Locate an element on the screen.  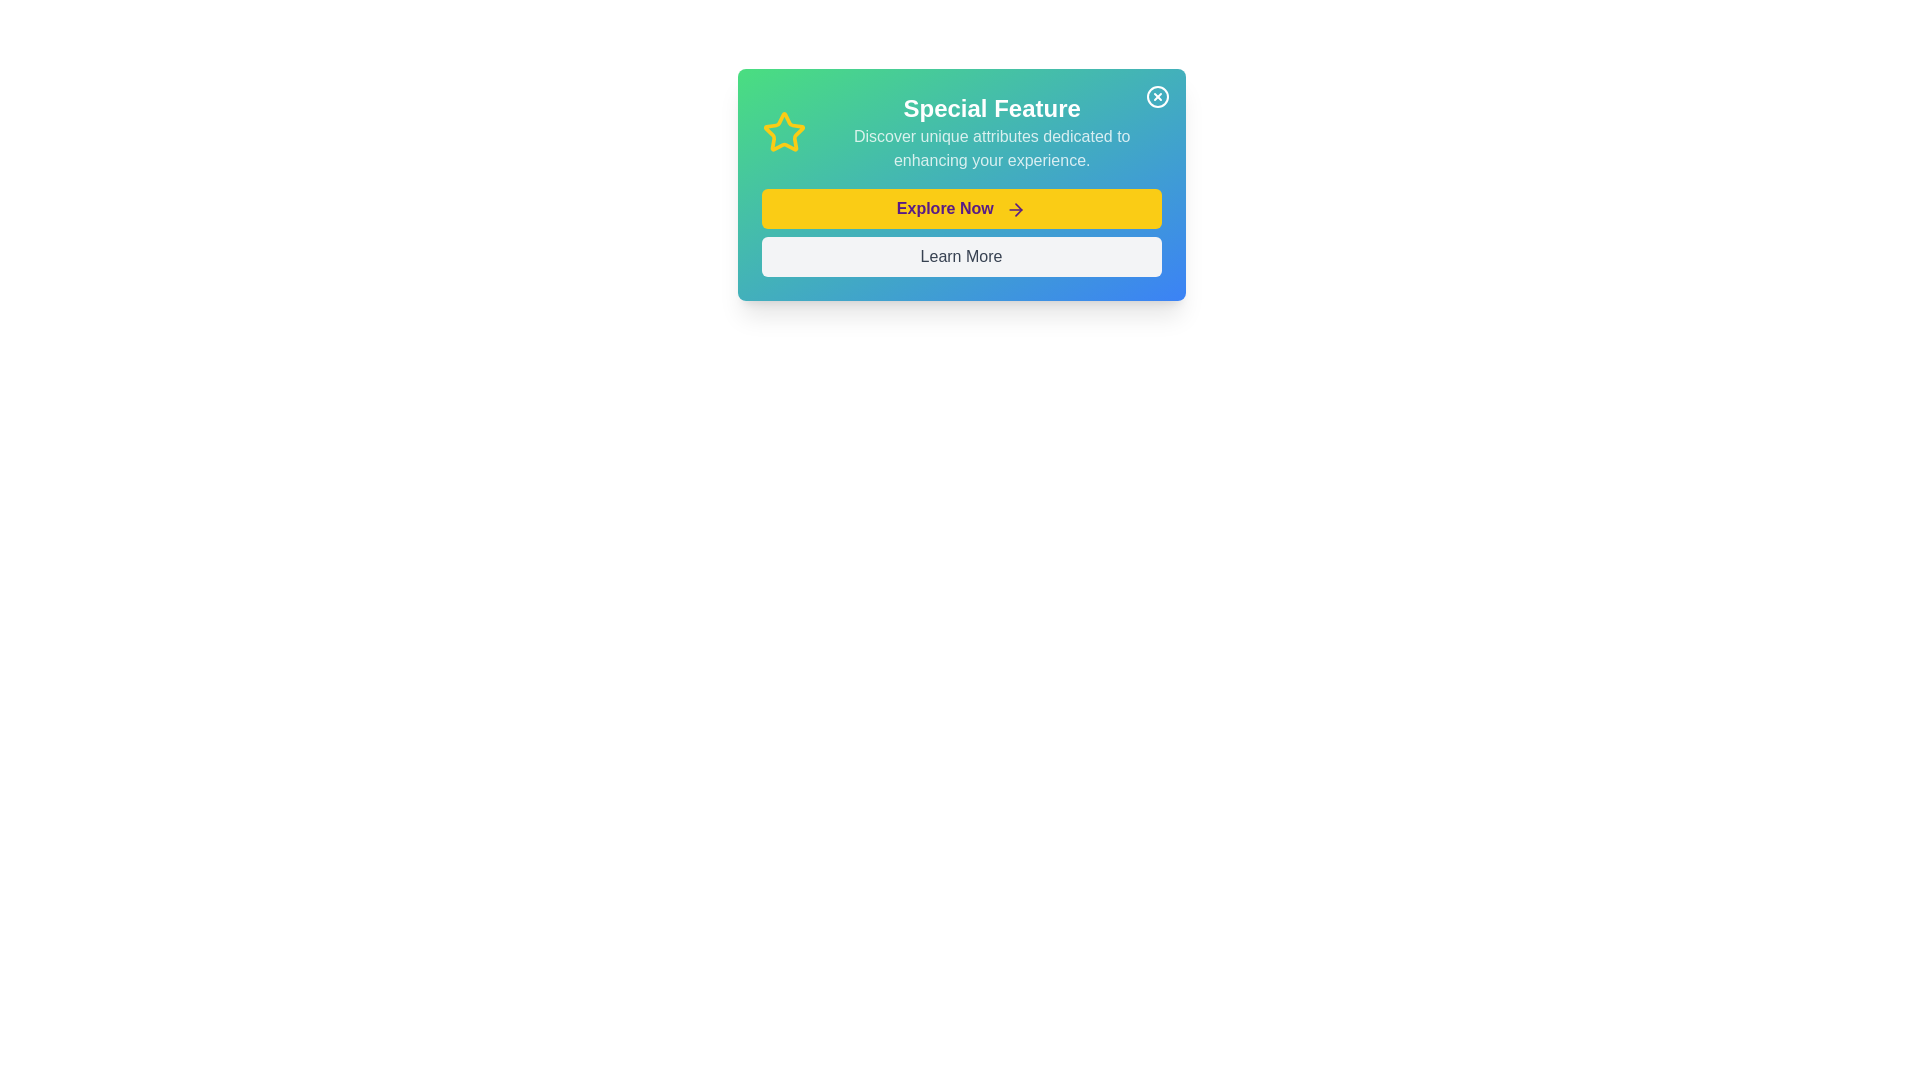
the right-pointing purple arrow icon adjacent to the 'Explore Now' yellow button is located at coordinates (1016, 209).